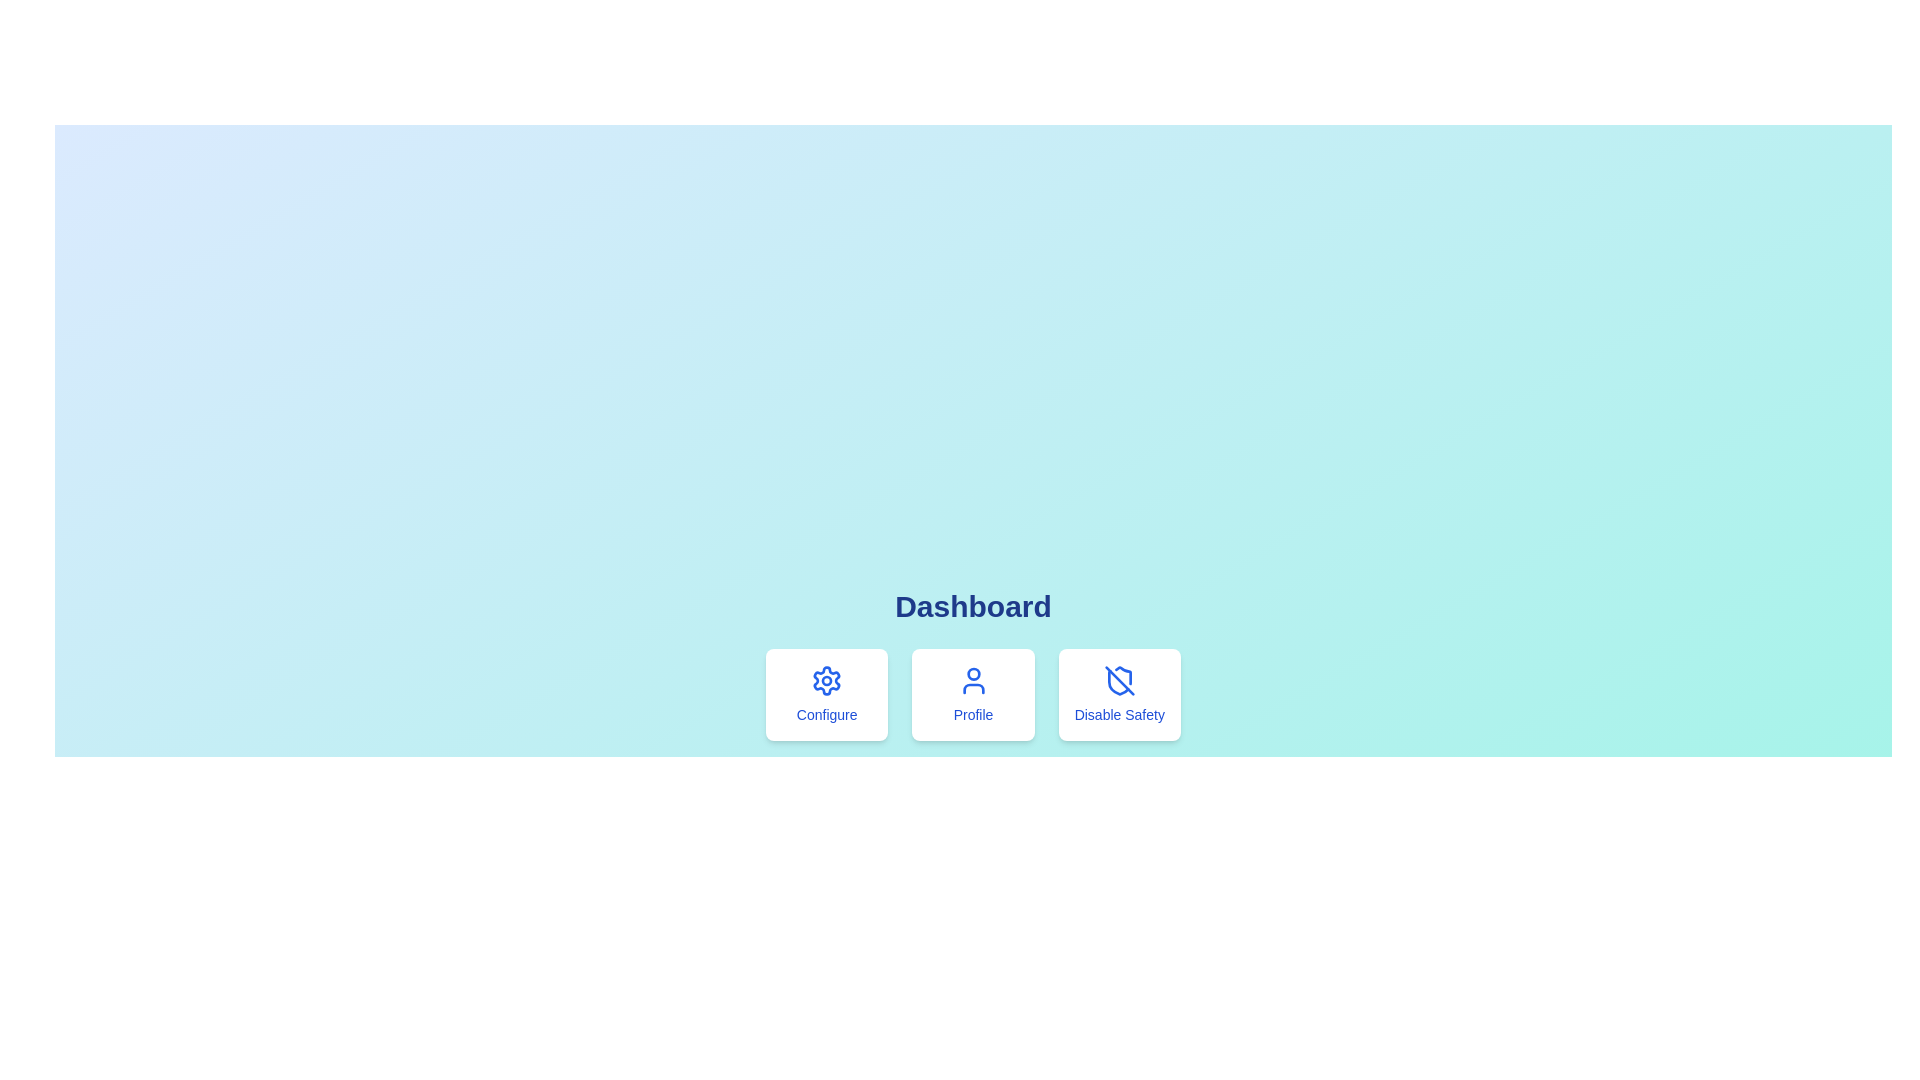 This screenshot has width=1920, height=1080. I want to click on the user profile button located in the center of the three horizontally arranged modules below the 'Dashboard' title, so click(973, 693).